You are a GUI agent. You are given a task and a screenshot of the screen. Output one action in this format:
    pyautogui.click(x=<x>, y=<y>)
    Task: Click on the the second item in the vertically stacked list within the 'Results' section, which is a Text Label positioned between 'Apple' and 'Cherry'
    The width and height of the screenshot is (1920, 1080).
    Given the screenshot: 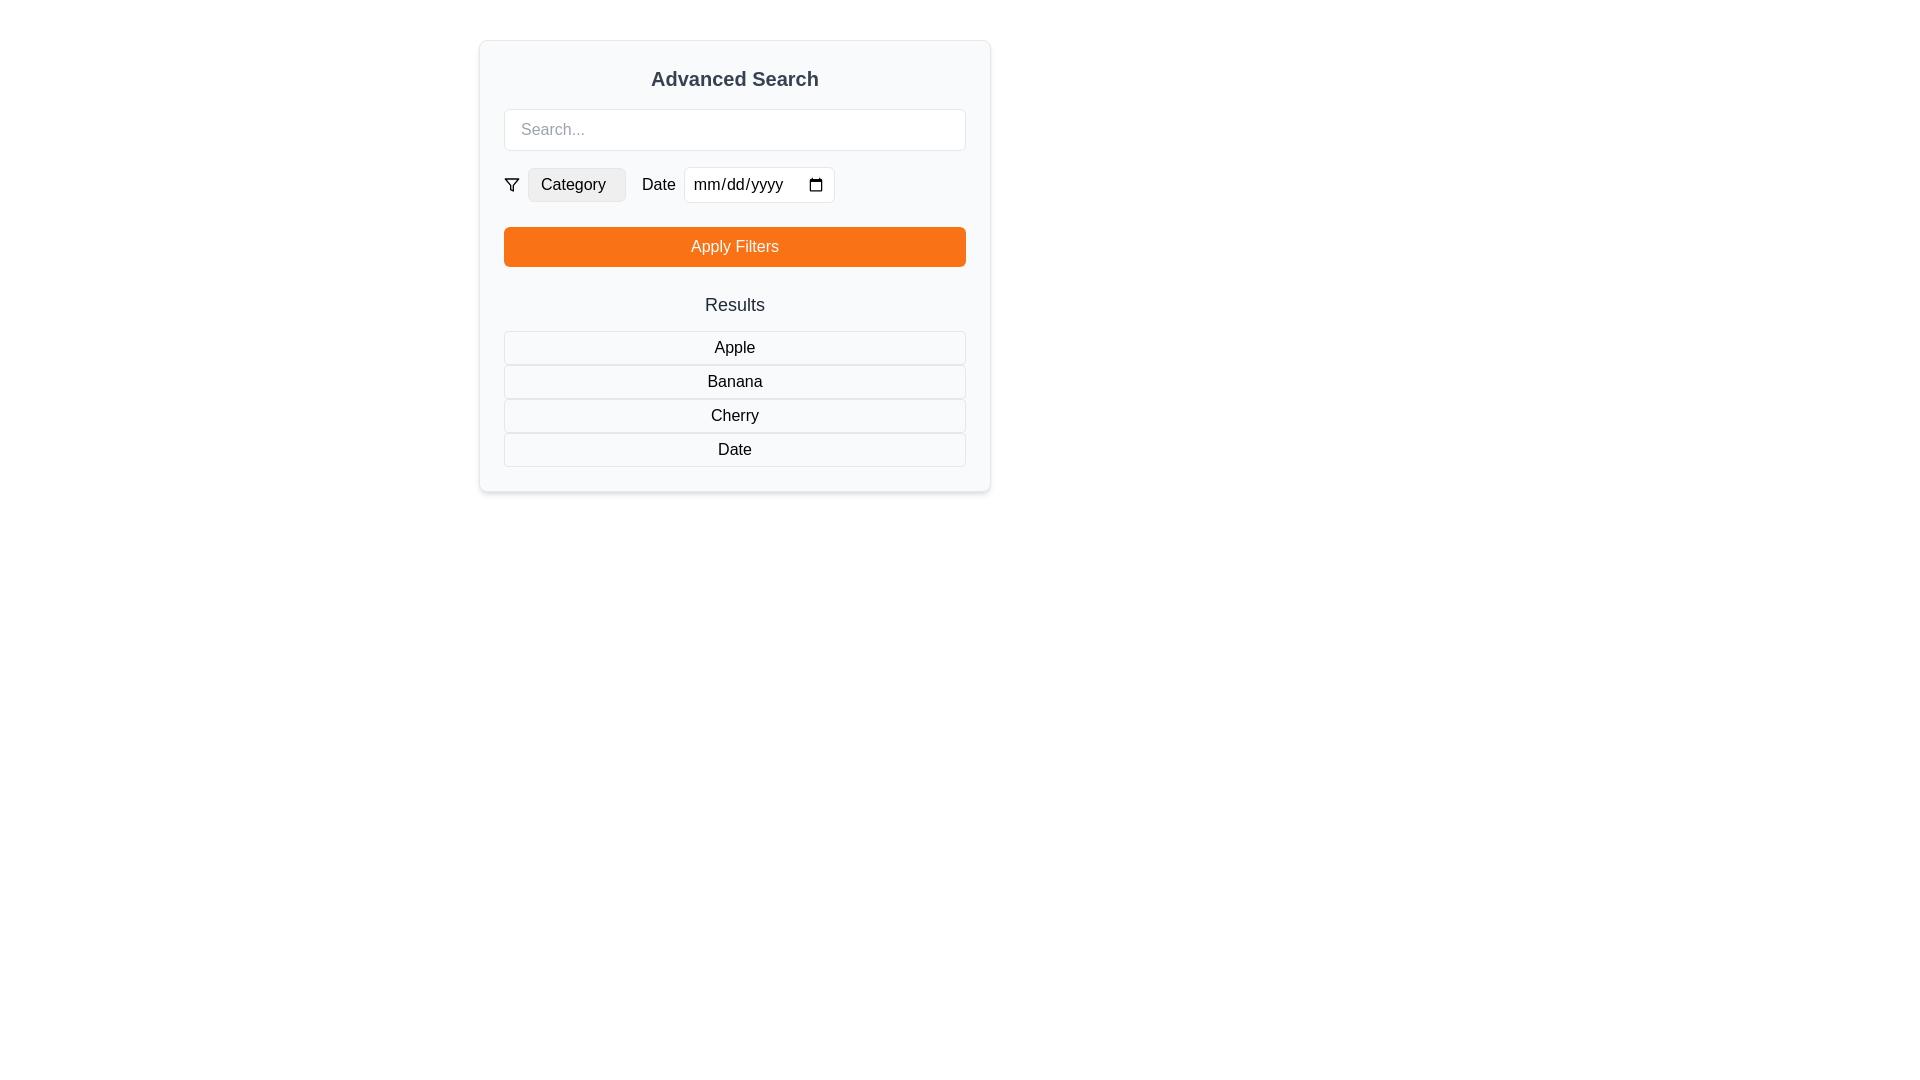 What is the action you would take?
    pyautogui.click(x=733, y=381)
    